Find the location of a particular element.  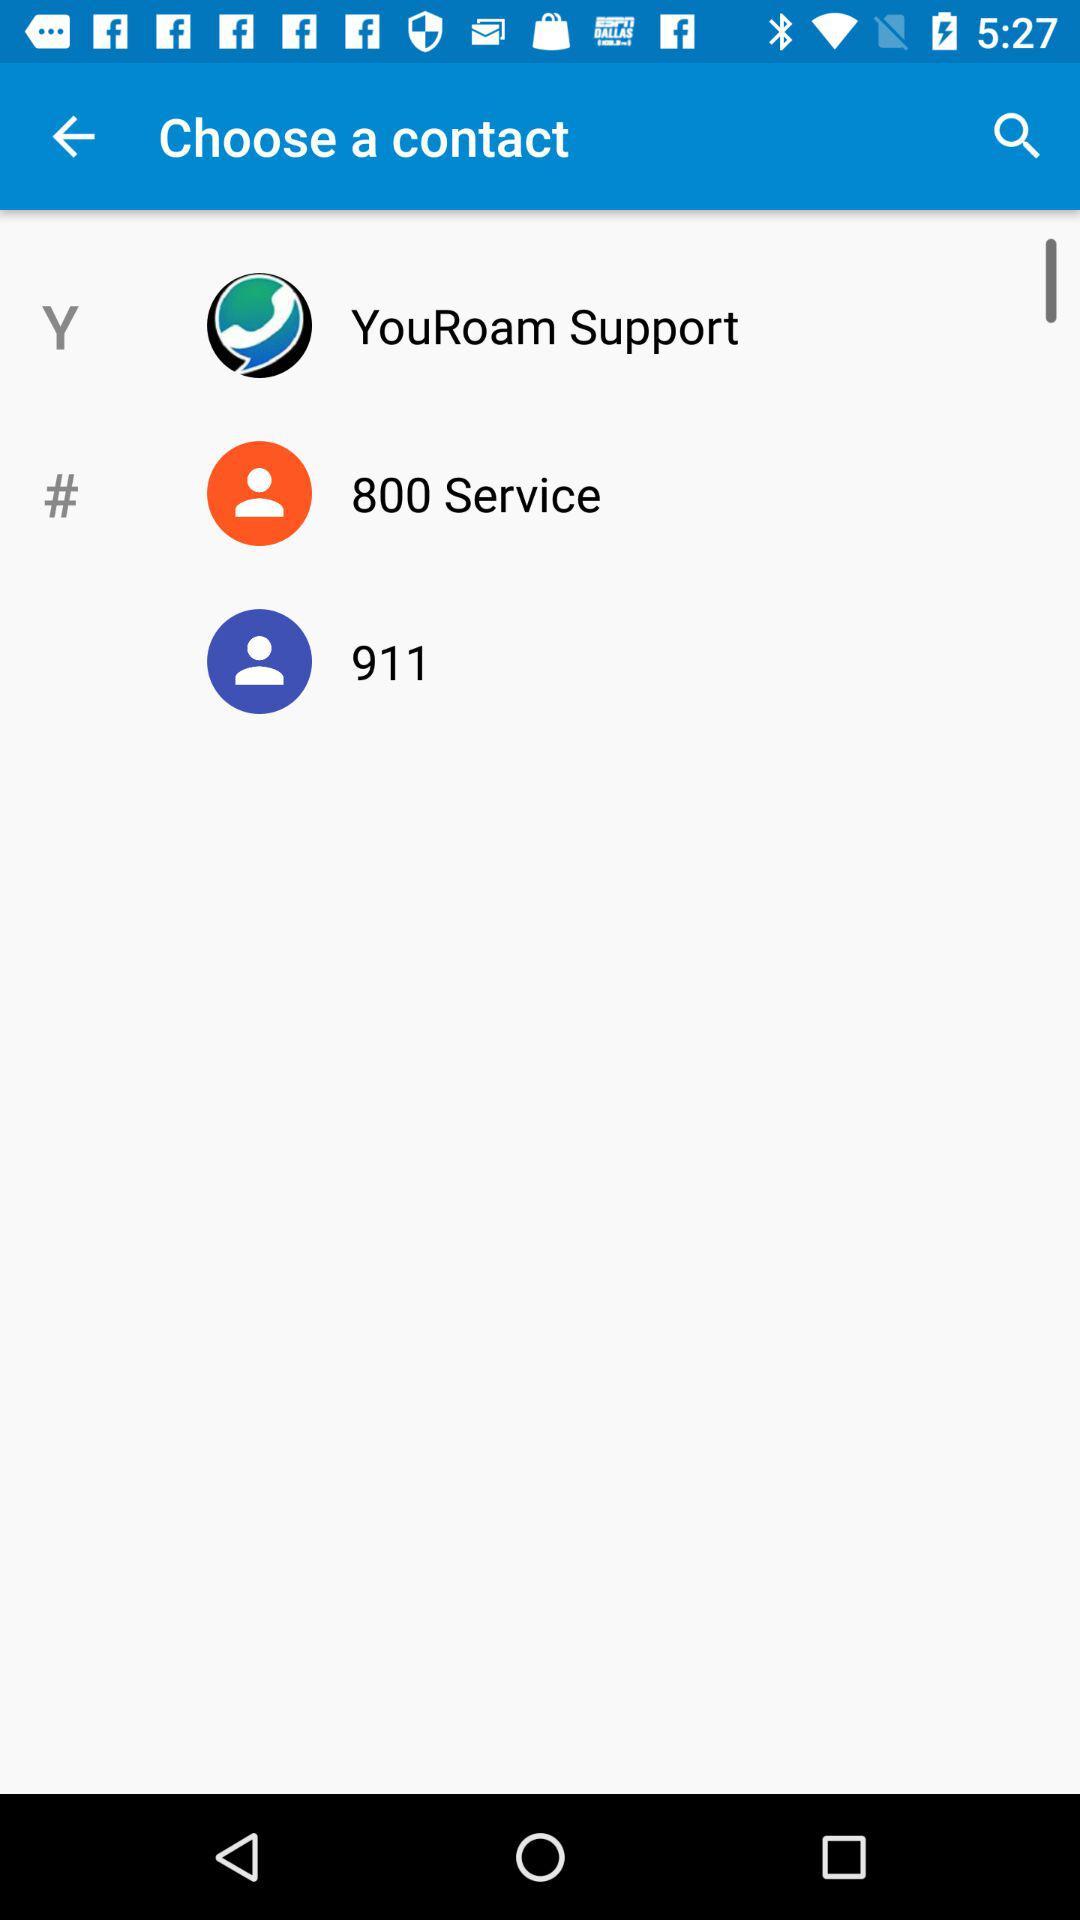

the item above youroam support icon is located at coordinates (1017, 135).